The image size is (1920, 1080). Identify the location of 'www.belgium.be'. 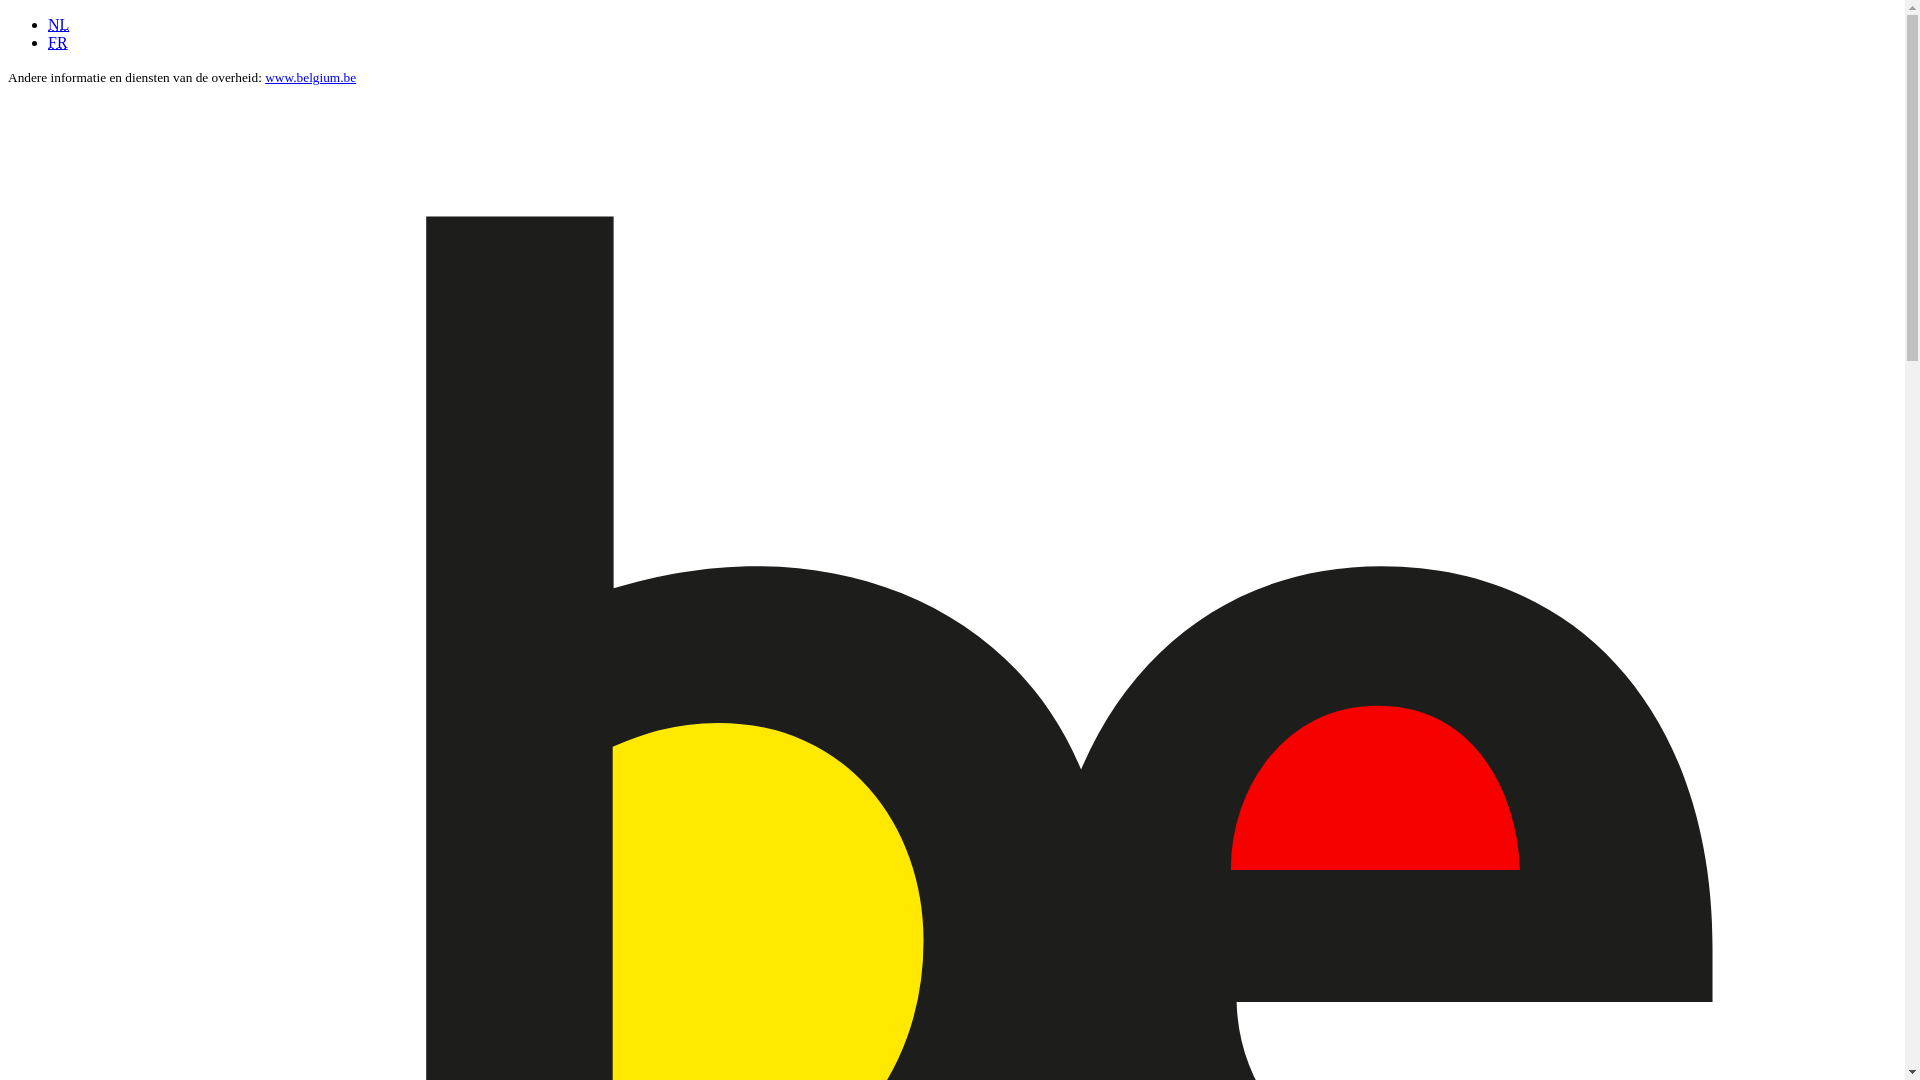
(309, 76).